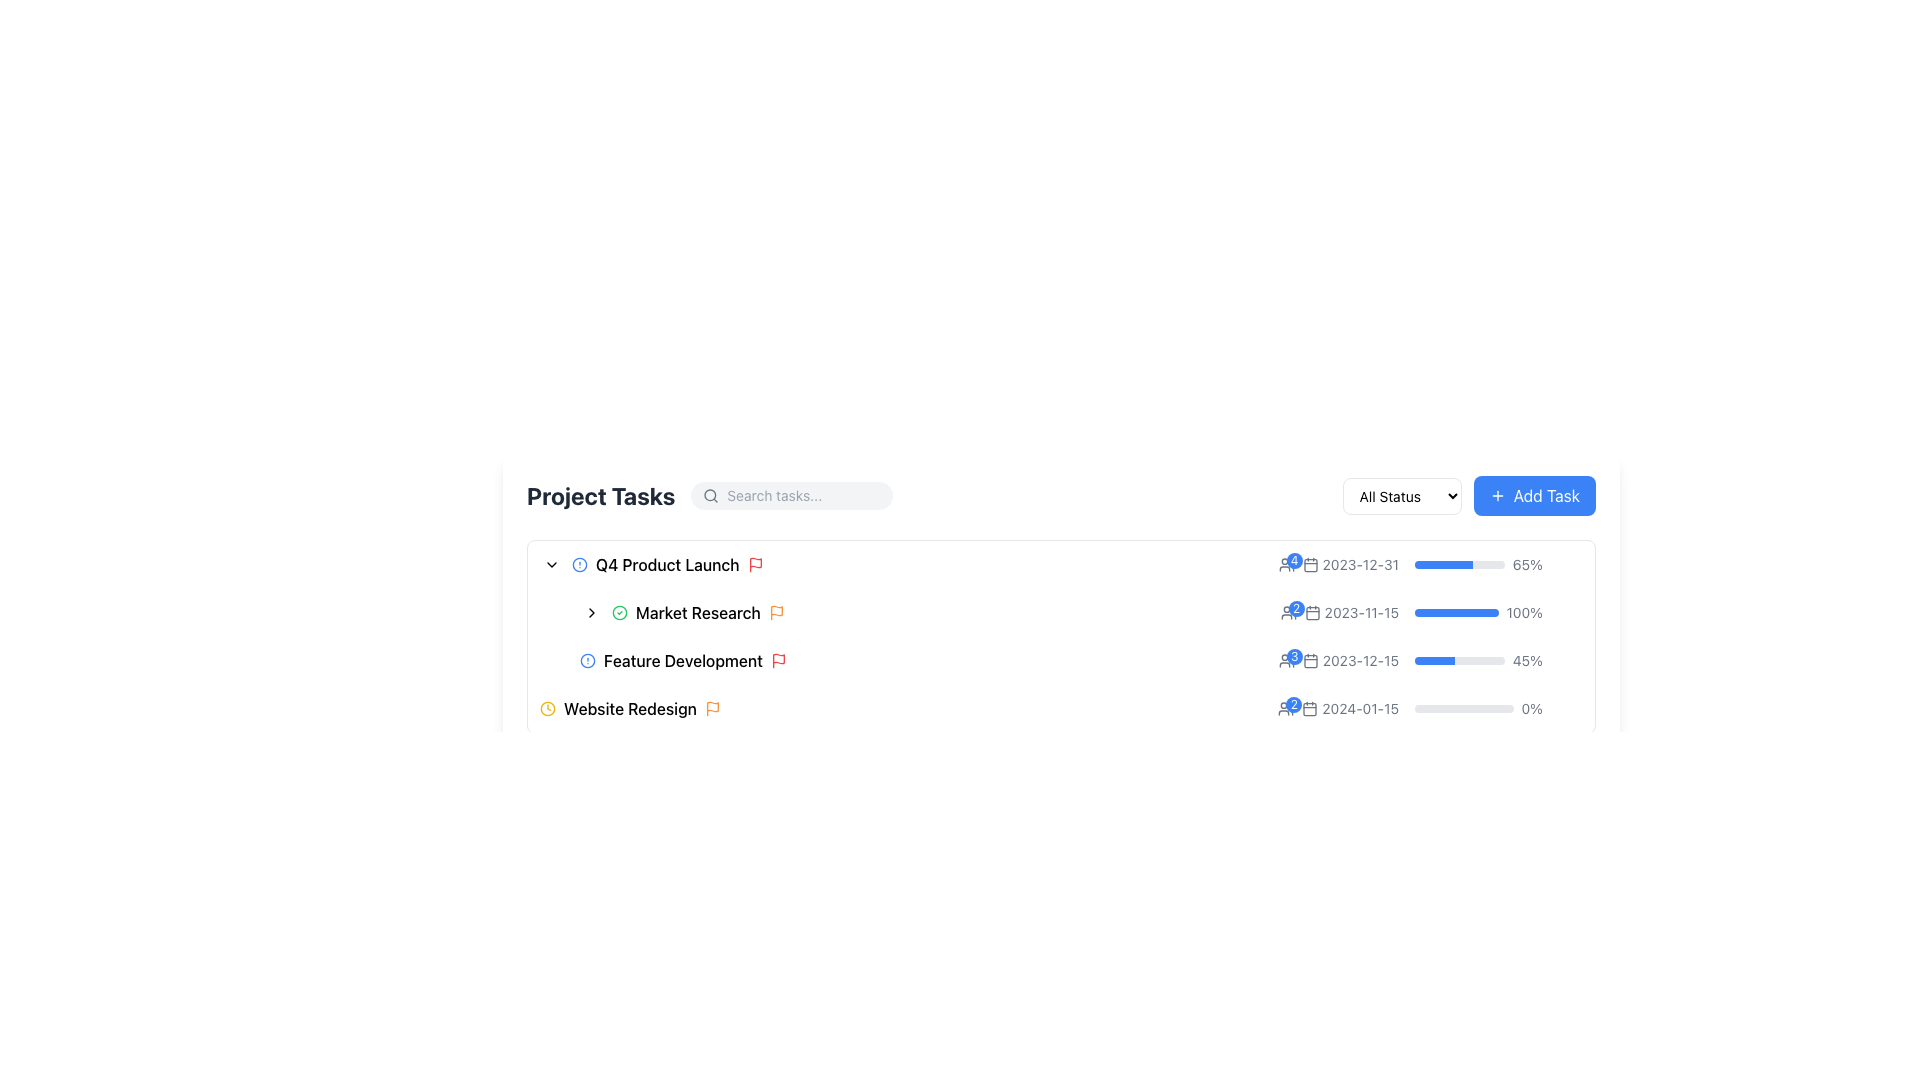 This screenshot has width=1920, height=1080. Describe the element at coordinates (1569, 564) in the screenshot. I see `the options button located at the right end of the progress bar for the task dated 2023-12-31 with a progress of 65%` at that location.